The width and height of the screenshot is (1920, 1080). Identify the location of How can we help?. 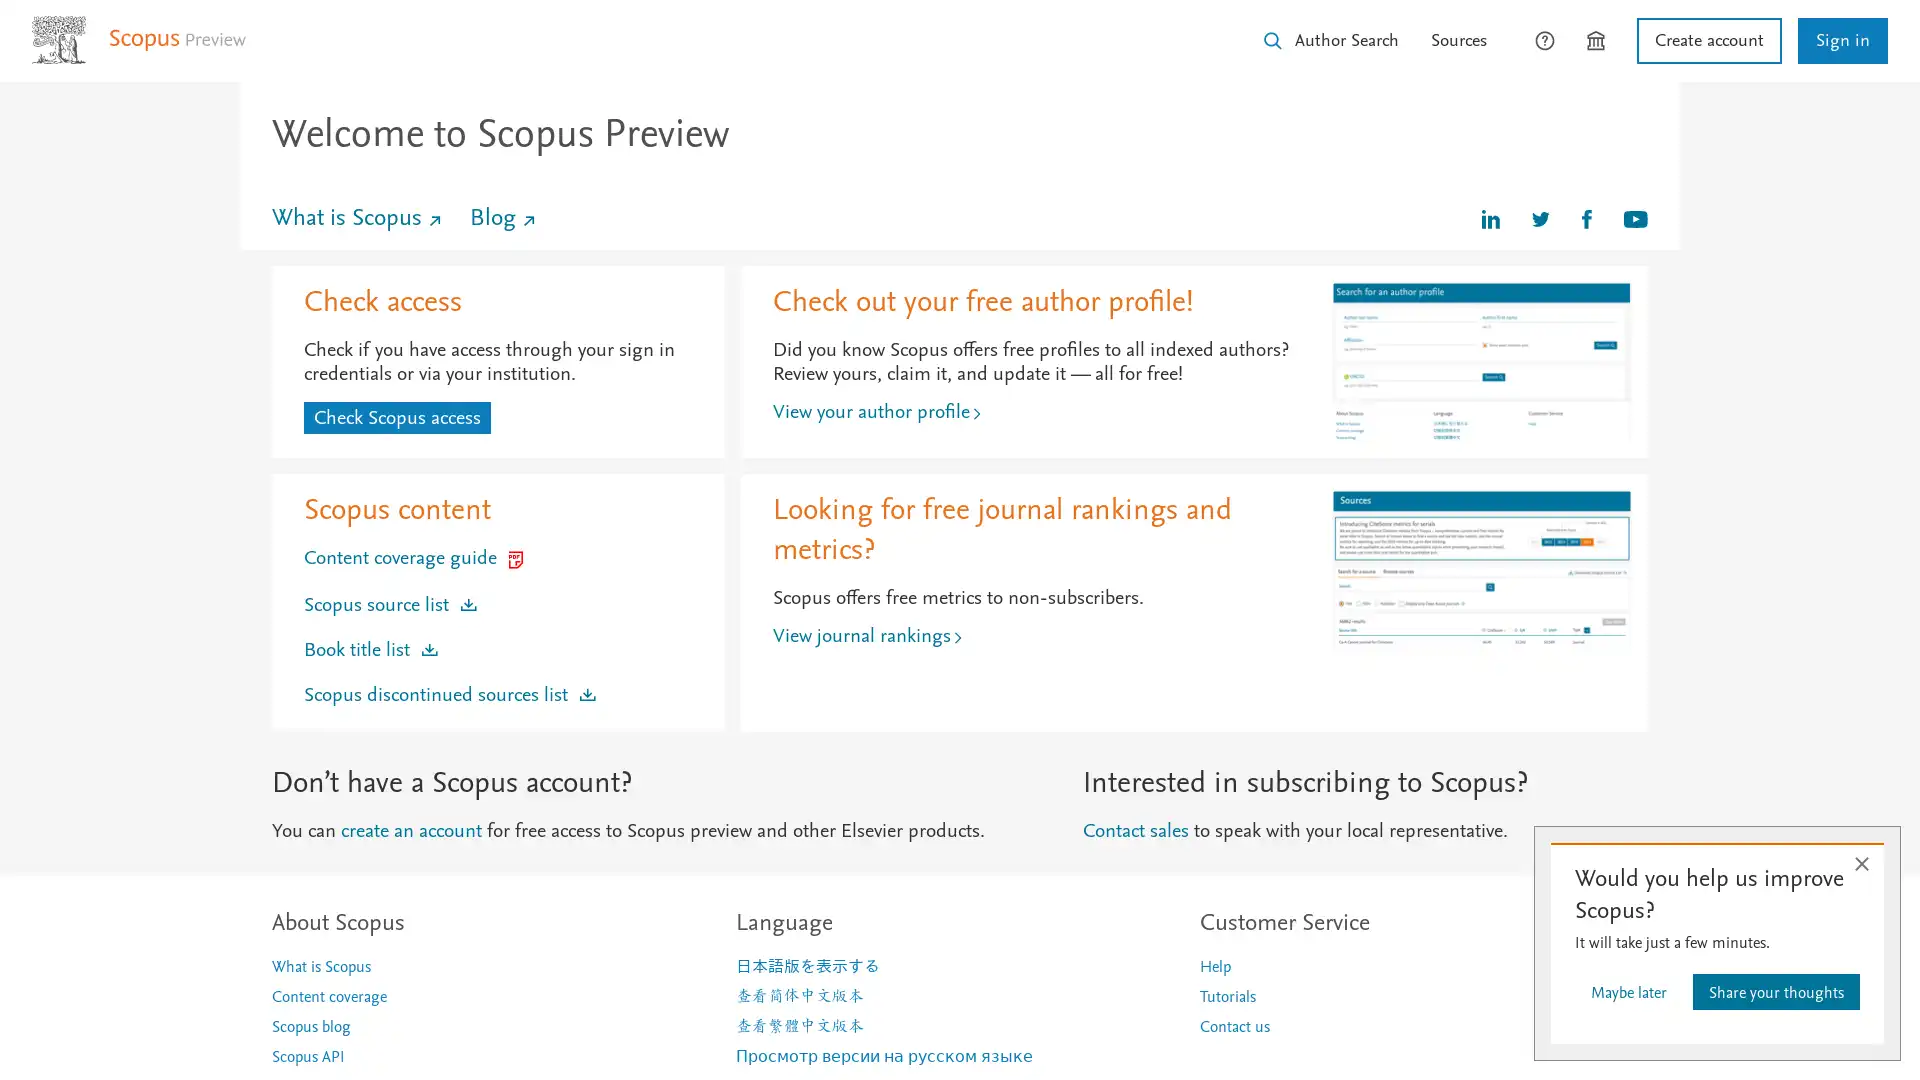
(1543, 41).